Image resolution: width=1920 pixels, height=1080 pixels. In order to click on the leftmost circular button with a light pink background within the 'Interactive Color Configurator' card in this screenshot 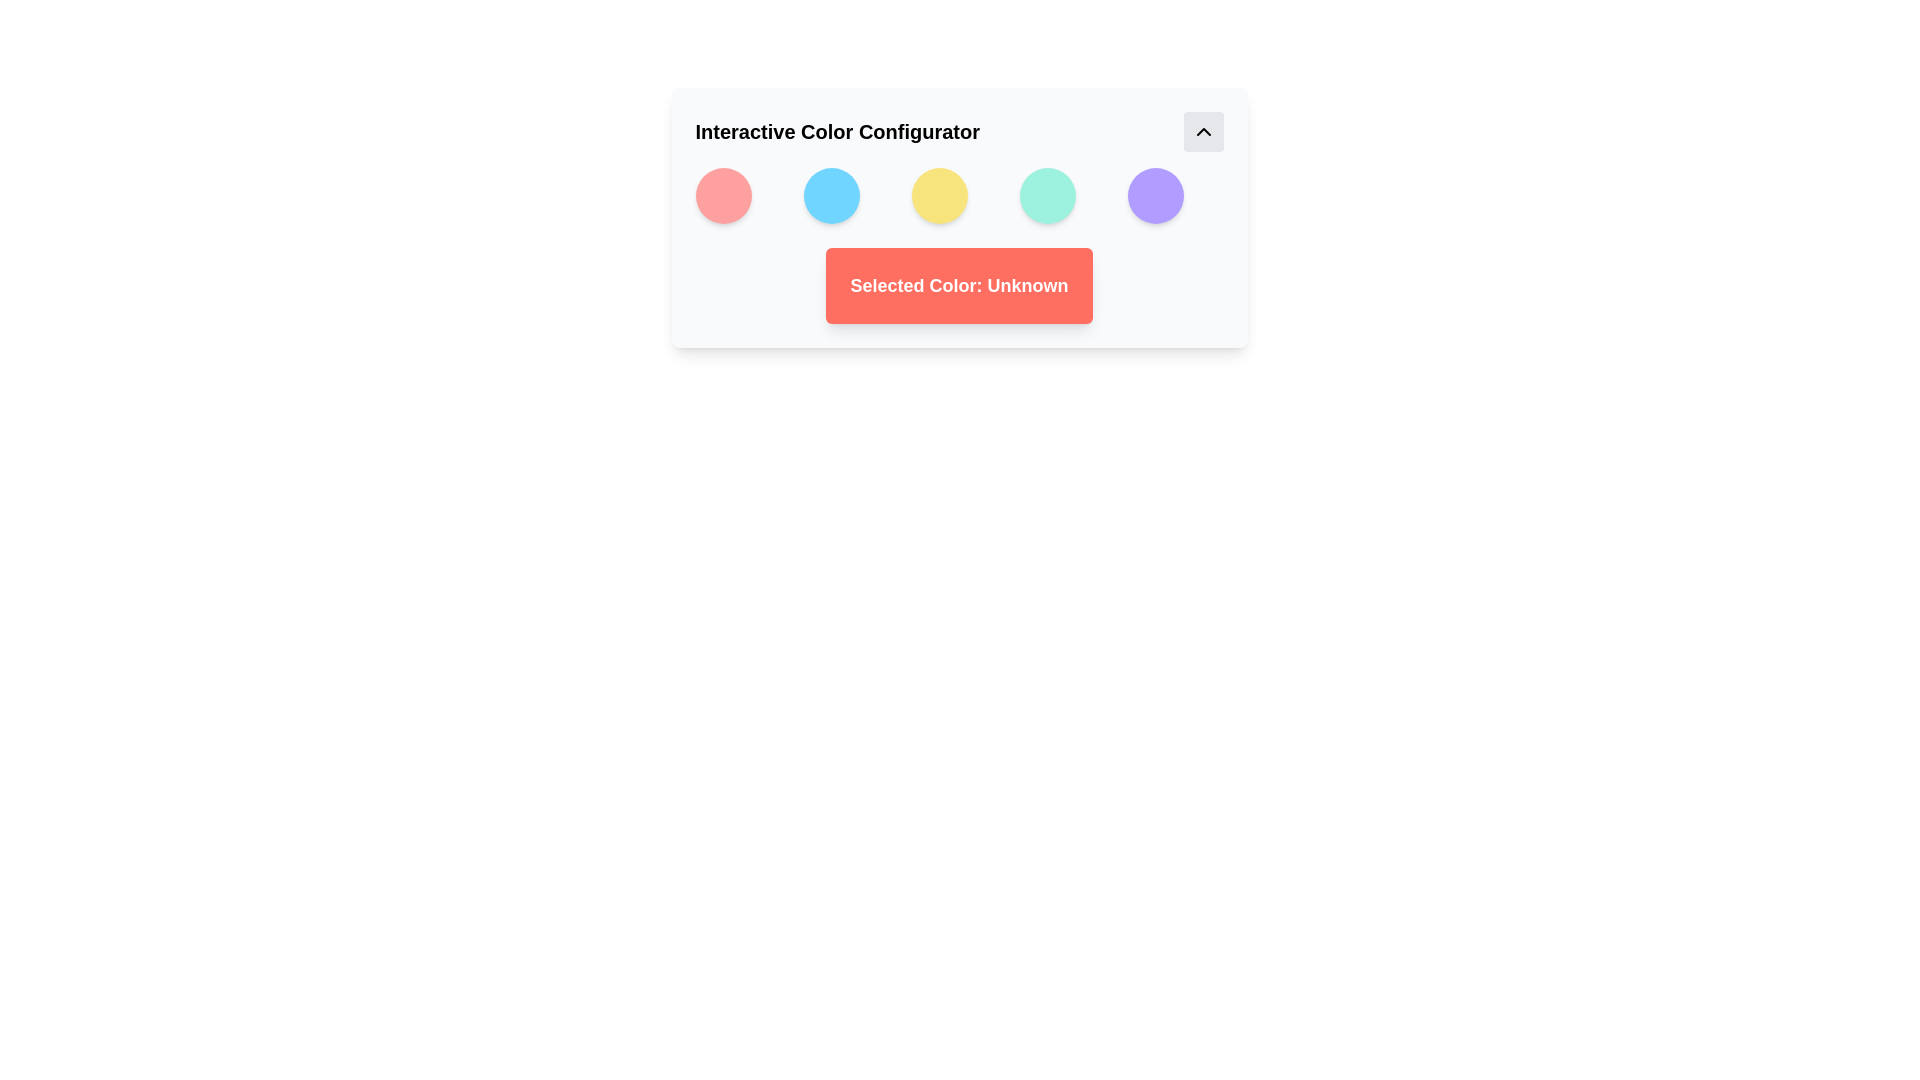, I will do `click(722, 196)`.